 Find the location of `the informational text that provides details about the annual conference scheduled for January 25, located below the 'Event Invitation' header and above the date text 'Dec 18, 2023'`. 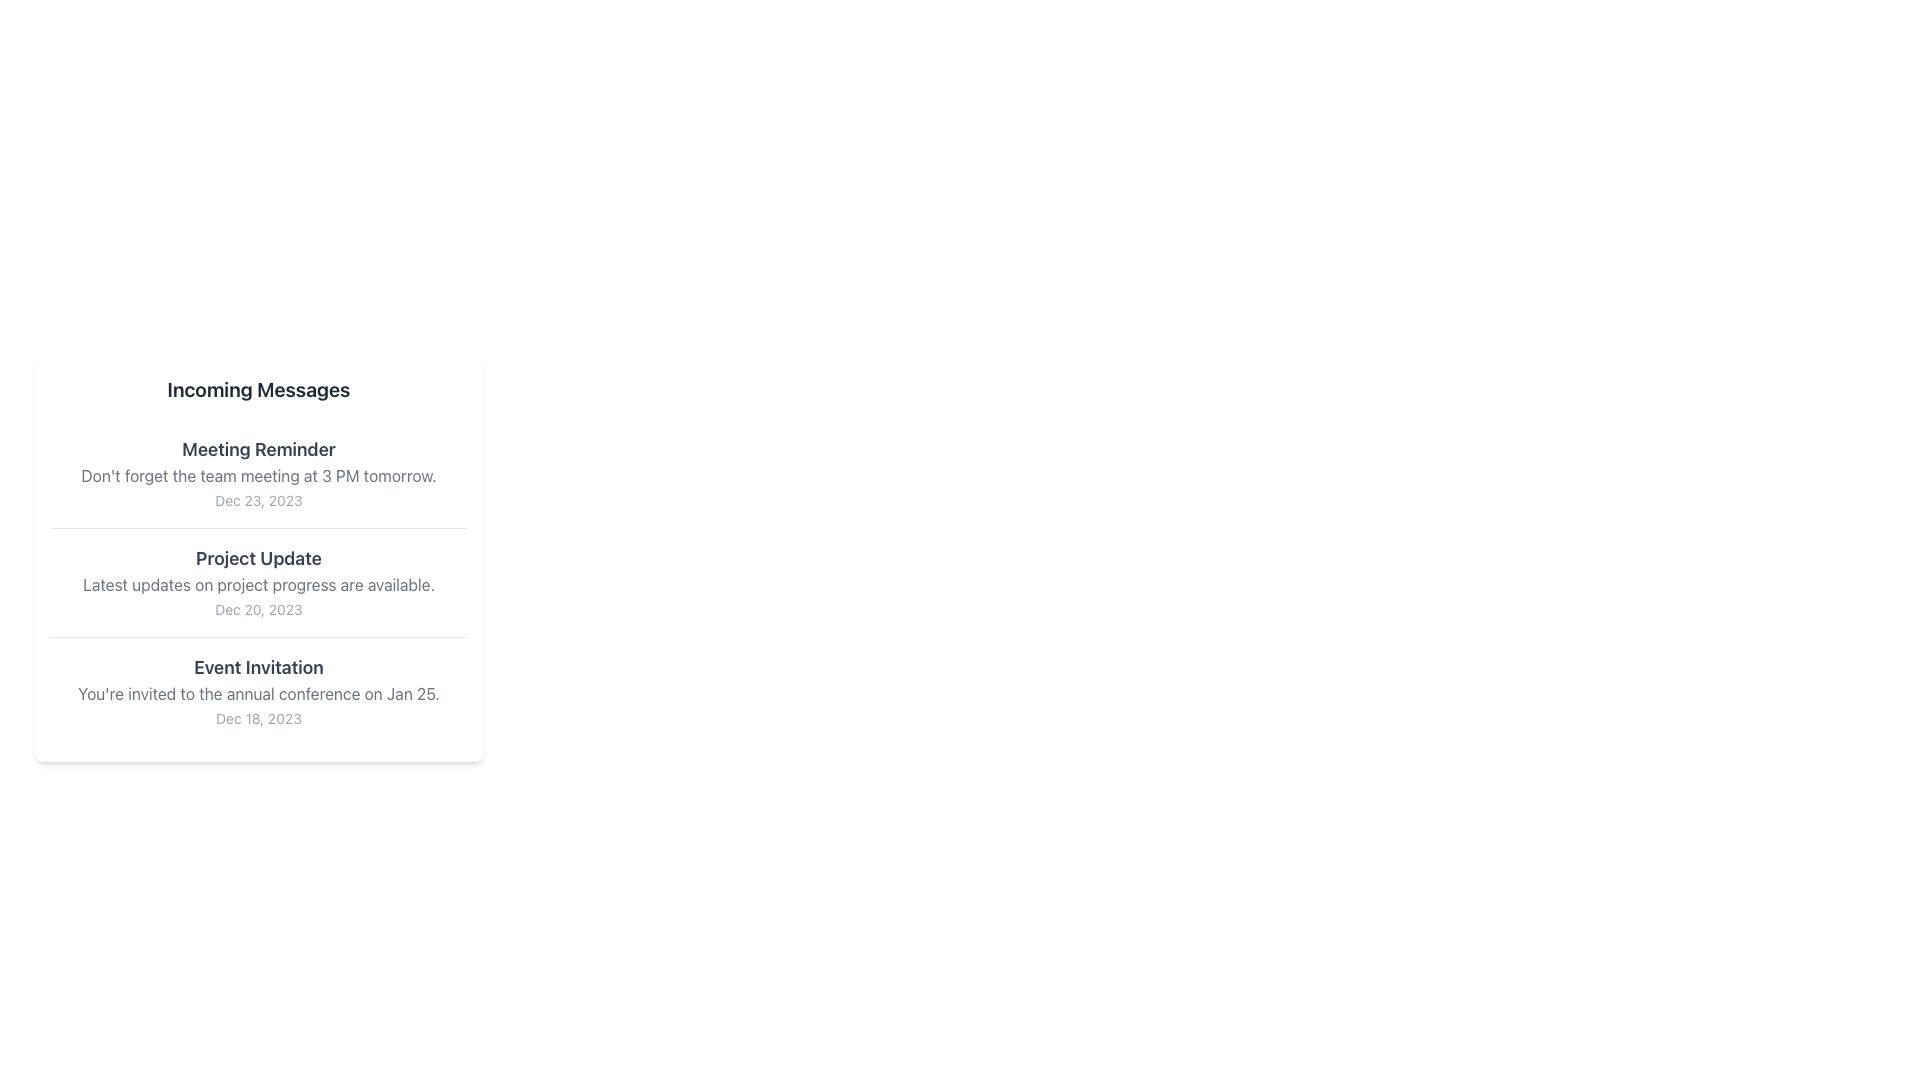

the informational text that provides details about the annual conference scheduled for January 25, located below the 'Event Invitation' header and above the date text 'Dec 18, 2023' is located at coordinates (258, 693).